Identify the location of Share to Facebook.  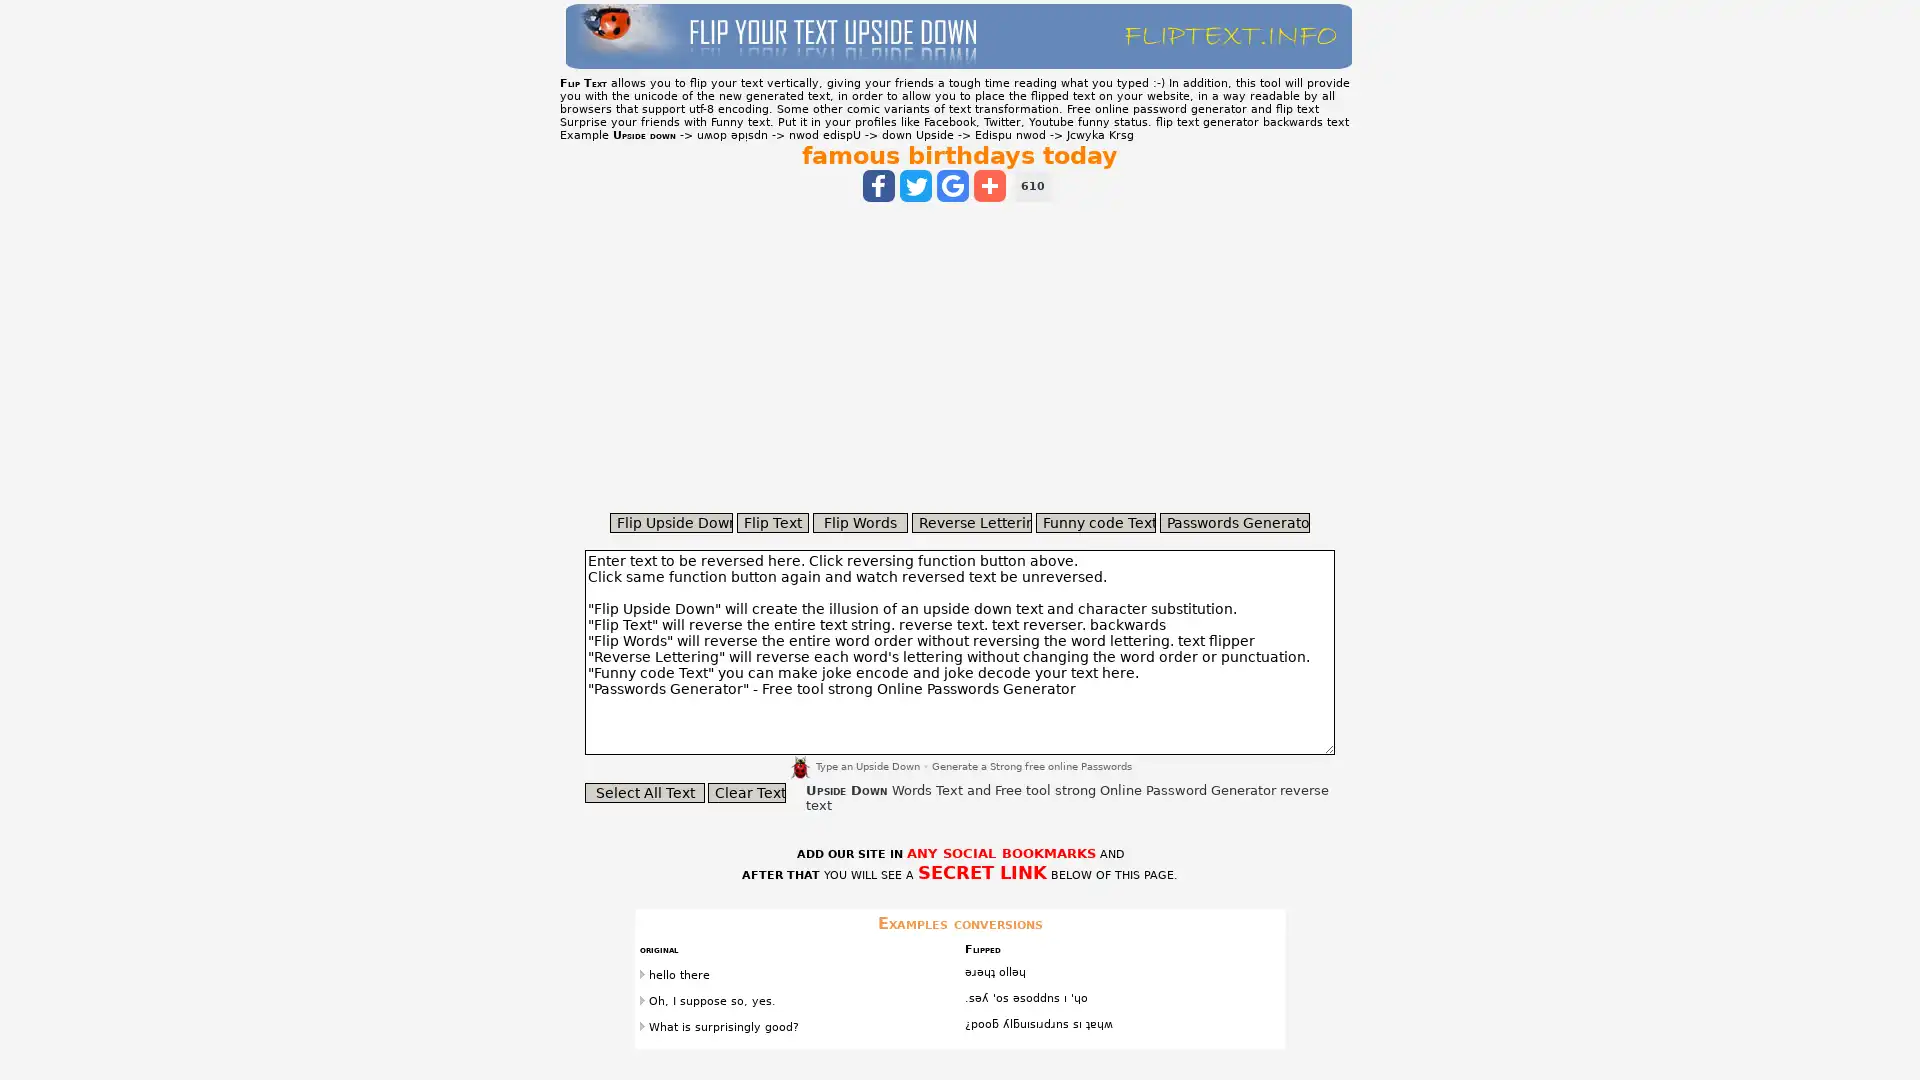
(878, 185).